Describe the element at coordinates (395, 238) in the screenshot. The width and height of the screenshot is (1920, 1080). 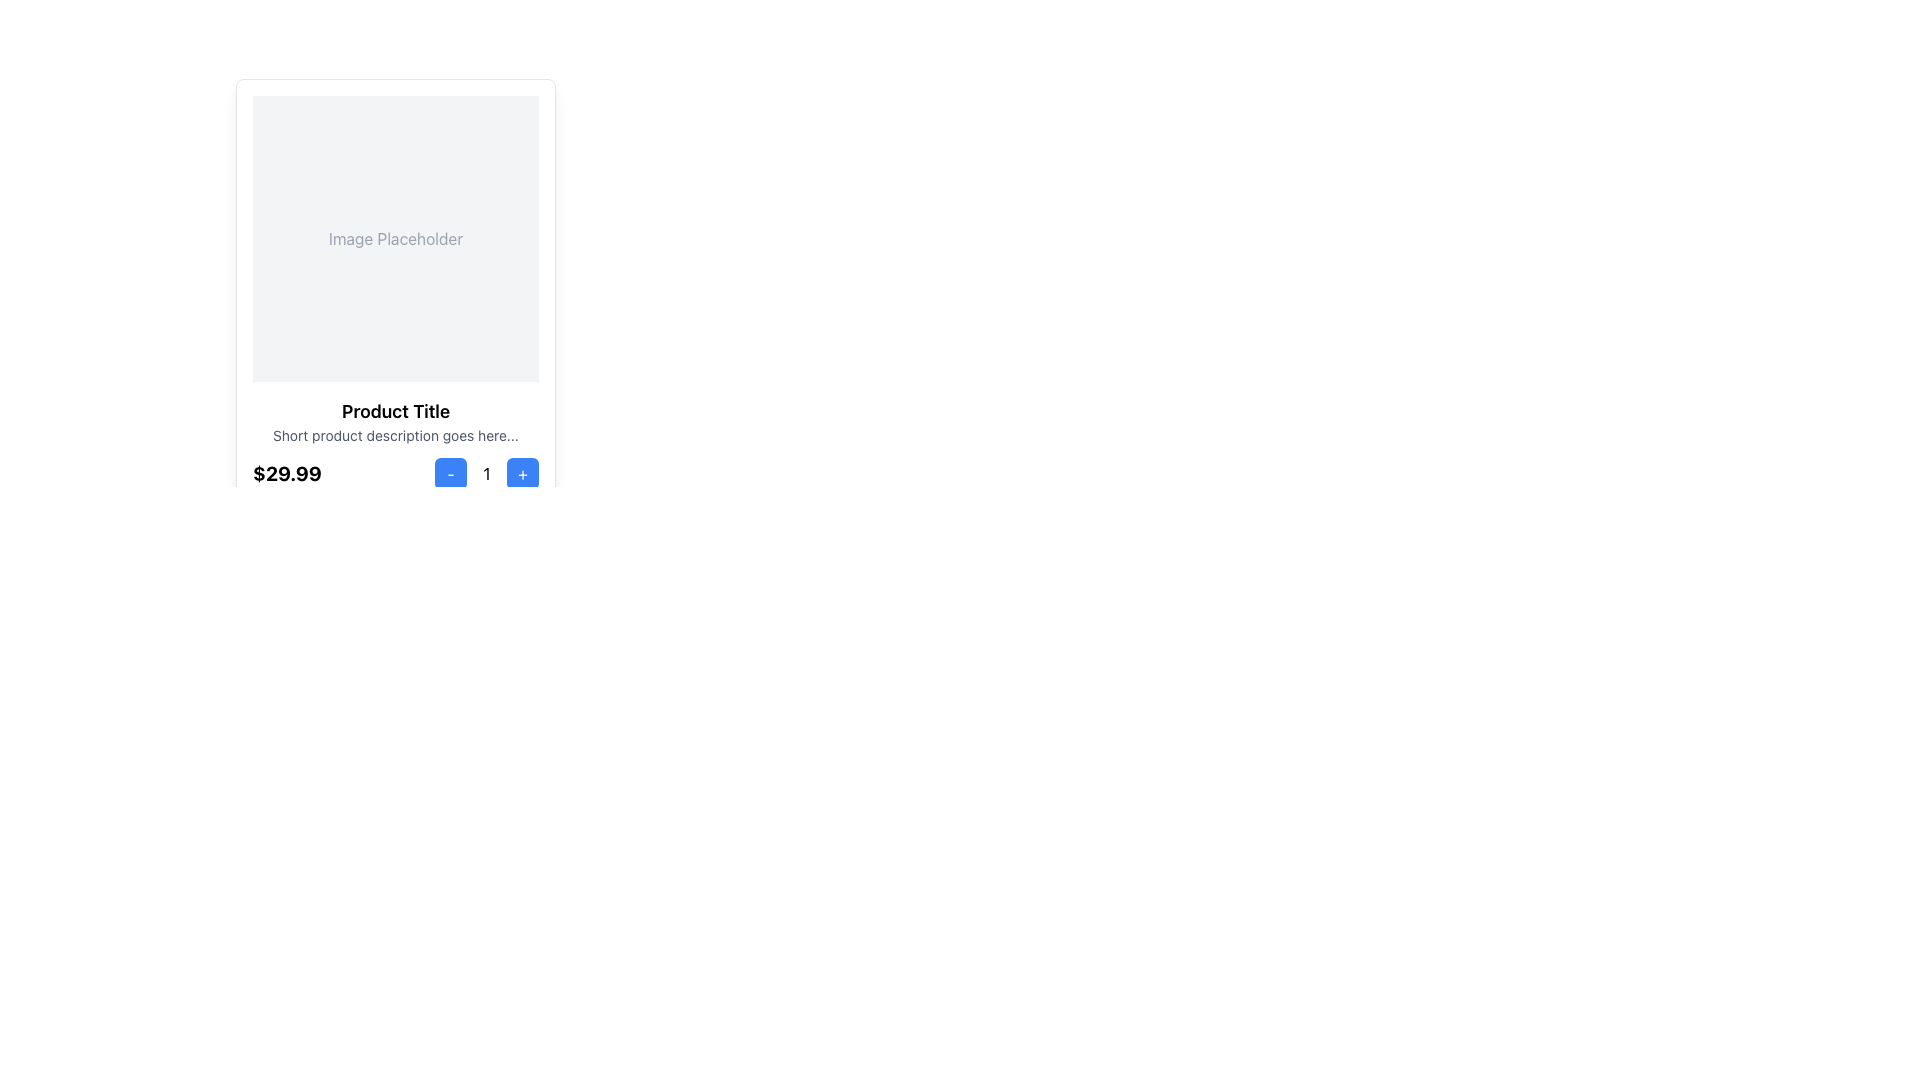
I see `text from the Text Label that serves as a placeholder for an image, located at the center of a light gray background square box` at that location.